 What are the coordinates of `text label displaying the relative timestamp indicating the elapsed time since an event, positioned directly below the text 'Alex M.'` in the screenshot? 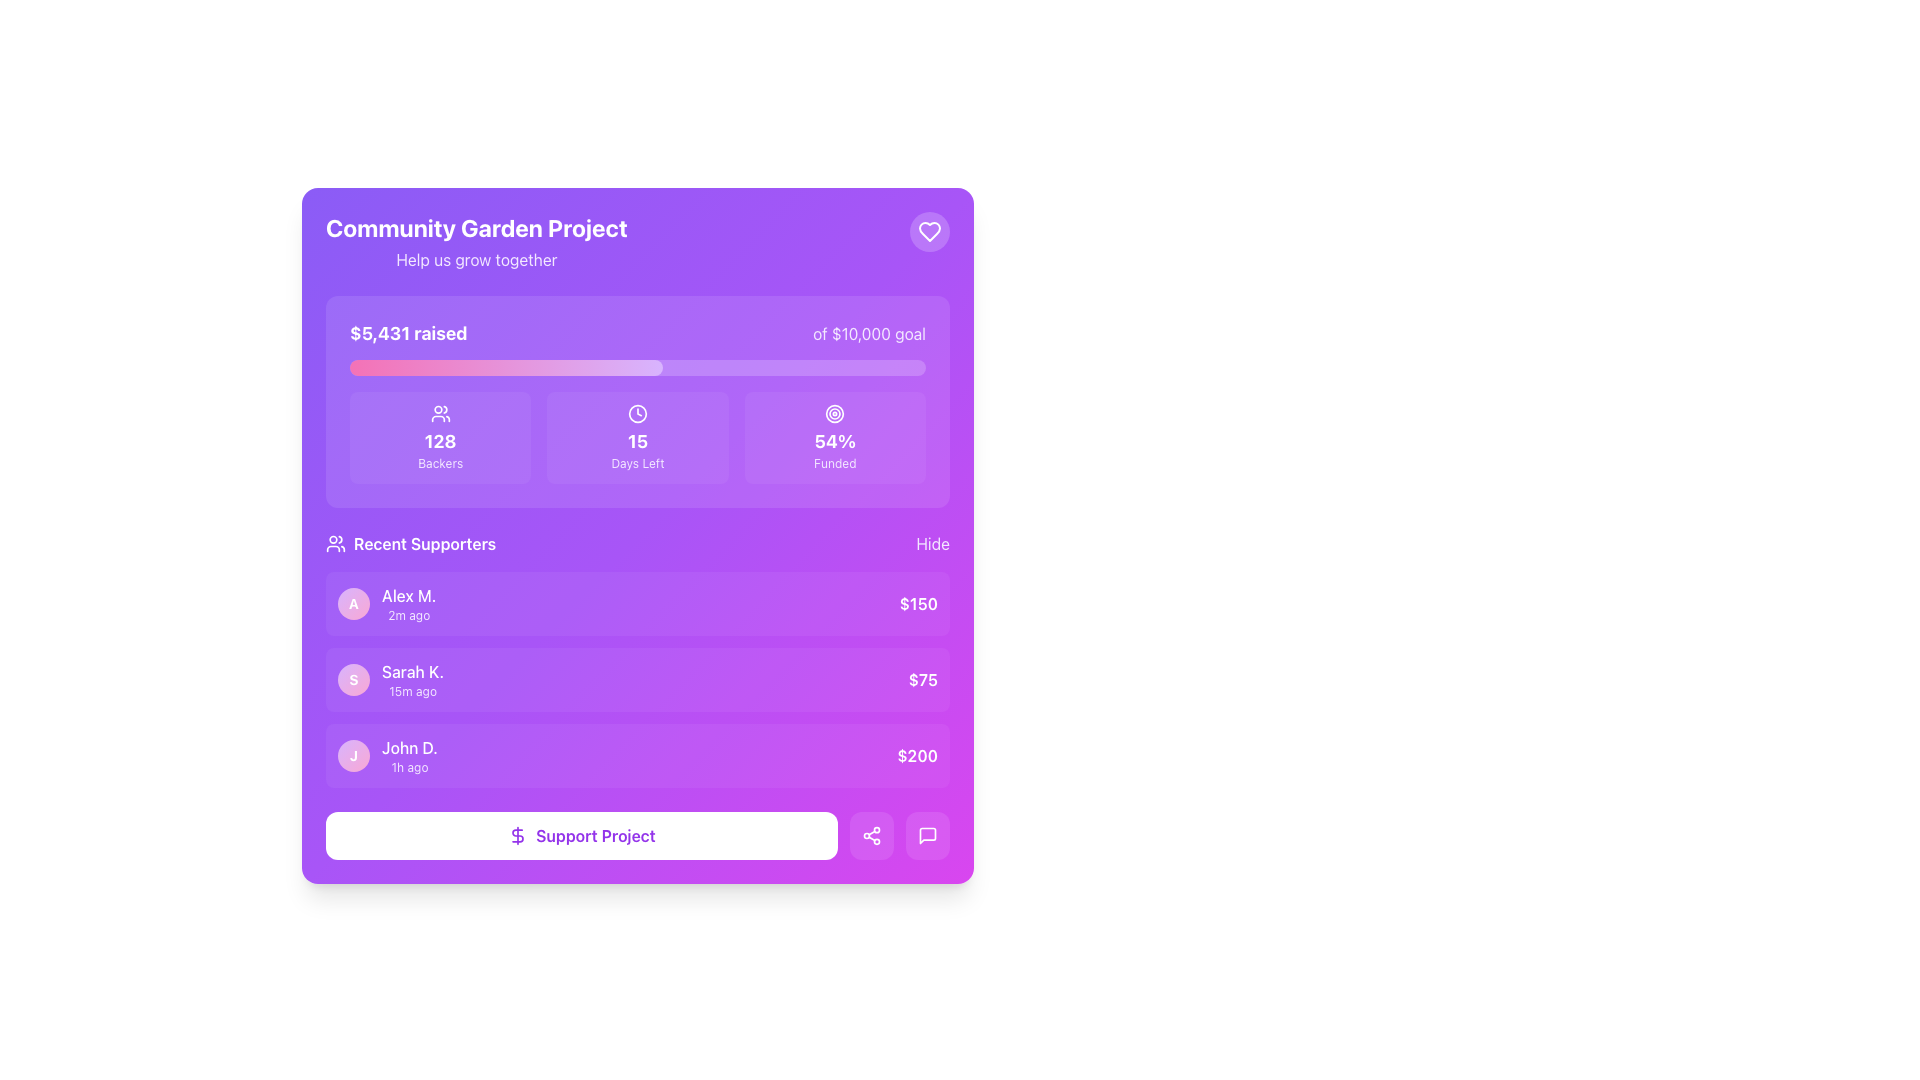 It's located at (408, 615).